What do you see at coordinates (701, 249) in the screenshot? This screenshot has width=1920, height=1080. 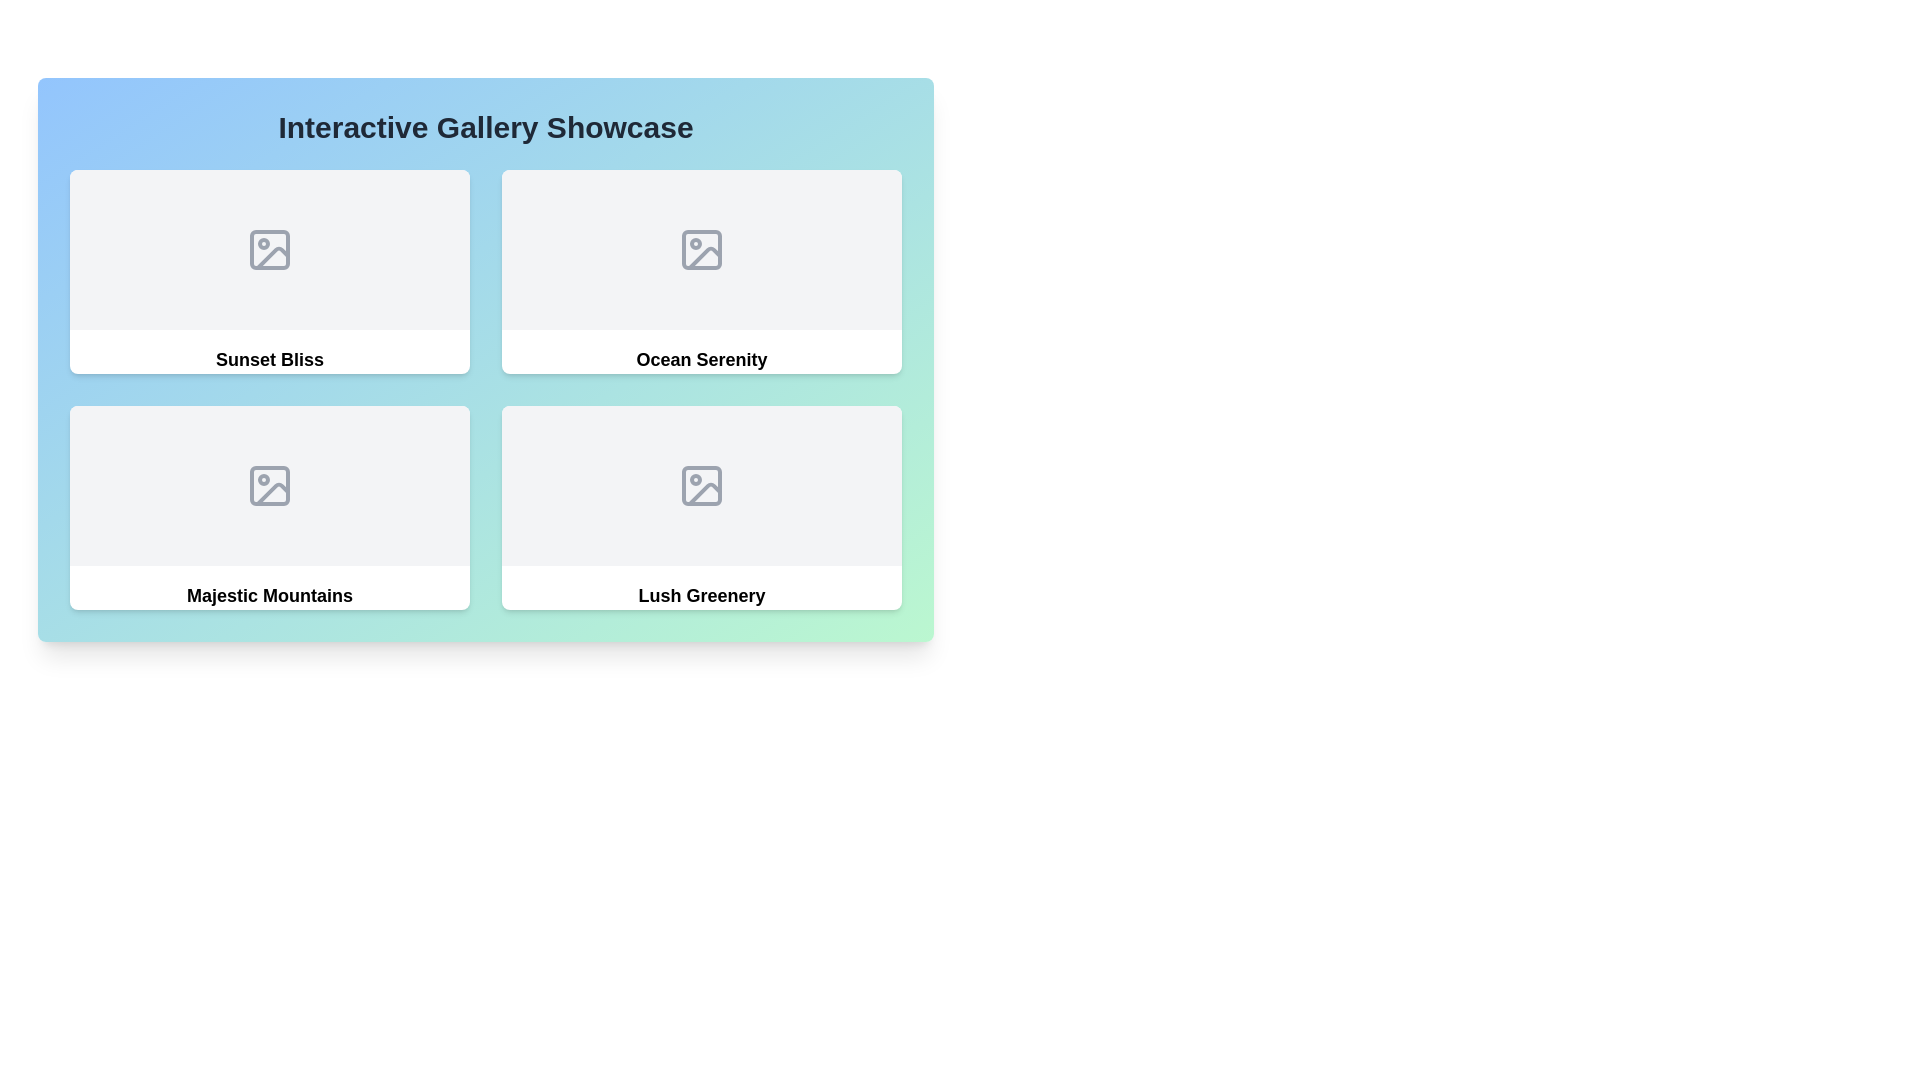 I see `Image Placeholder located in the upper row of the grid, which is the second element from the left and is associated with the label 'Ocean Serenity'` at bounding box center [701, 249].